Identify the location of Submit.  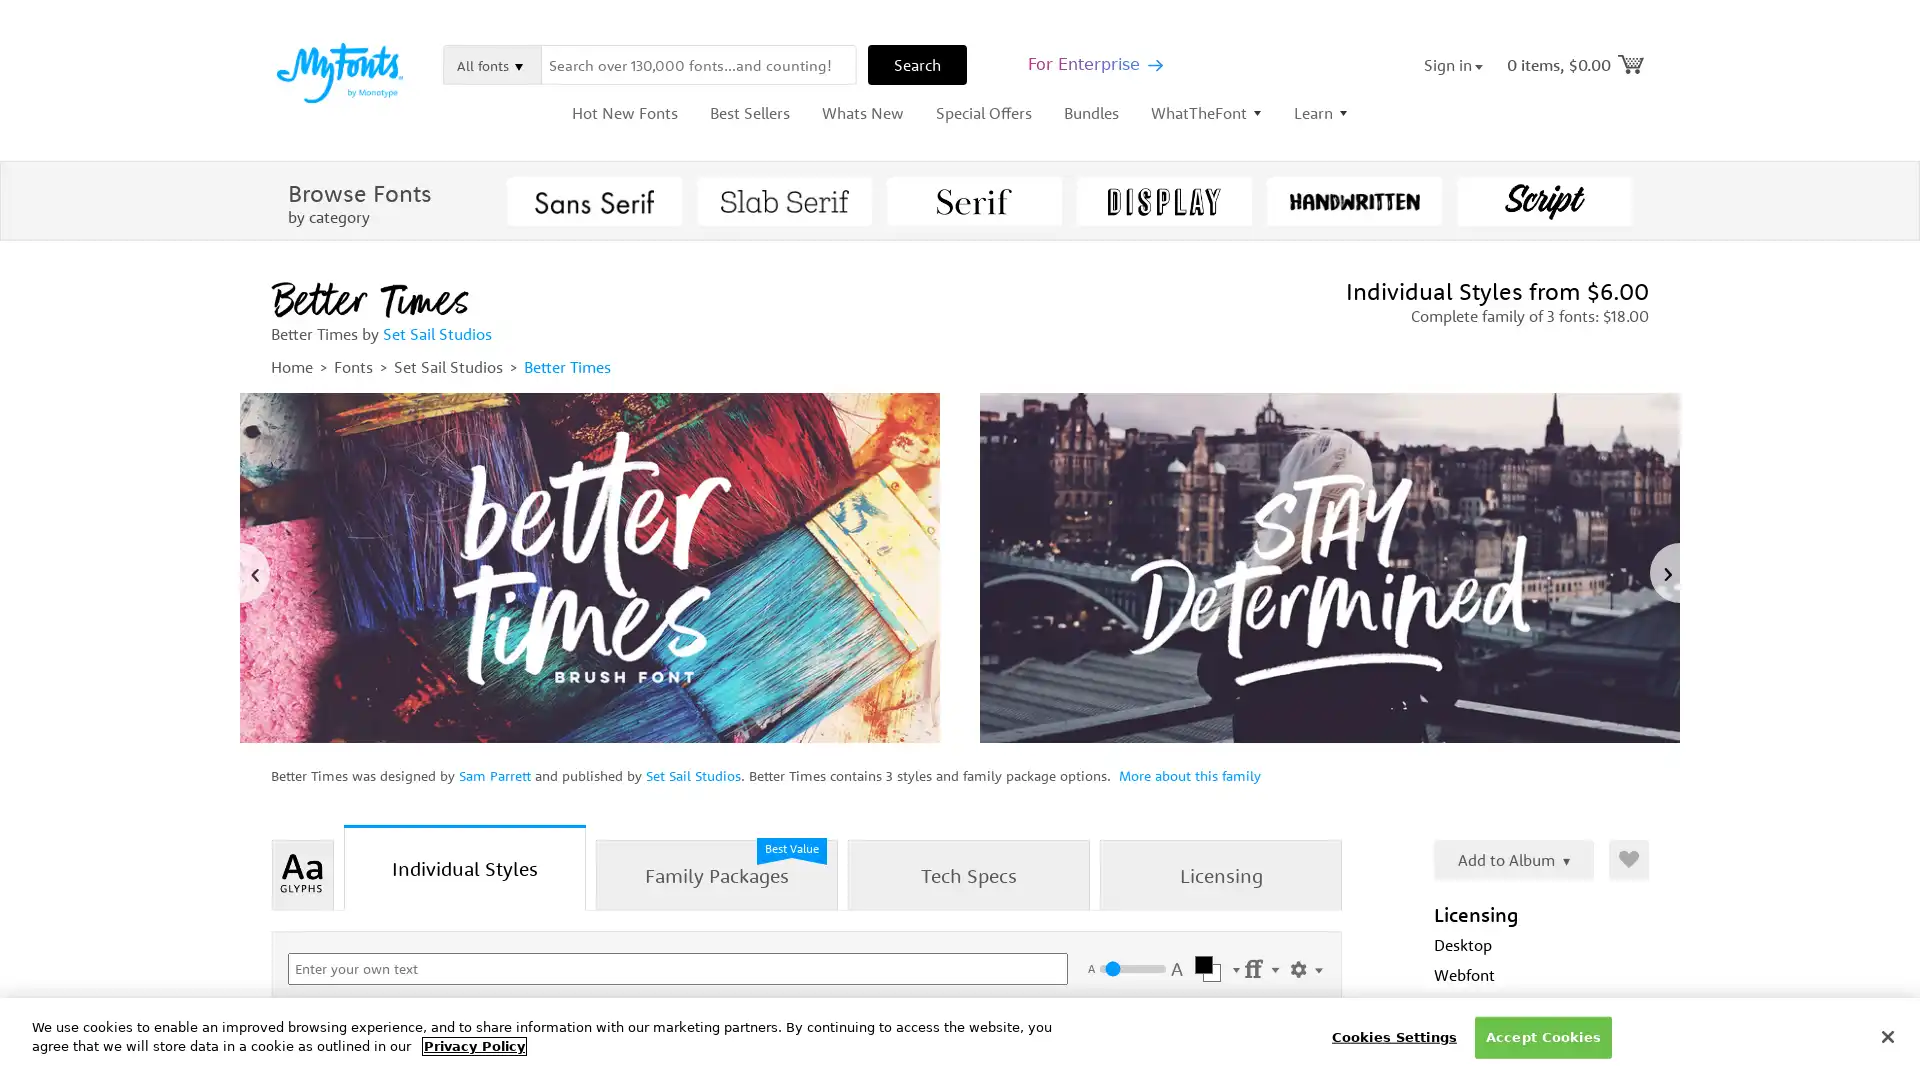
(1140, 489).